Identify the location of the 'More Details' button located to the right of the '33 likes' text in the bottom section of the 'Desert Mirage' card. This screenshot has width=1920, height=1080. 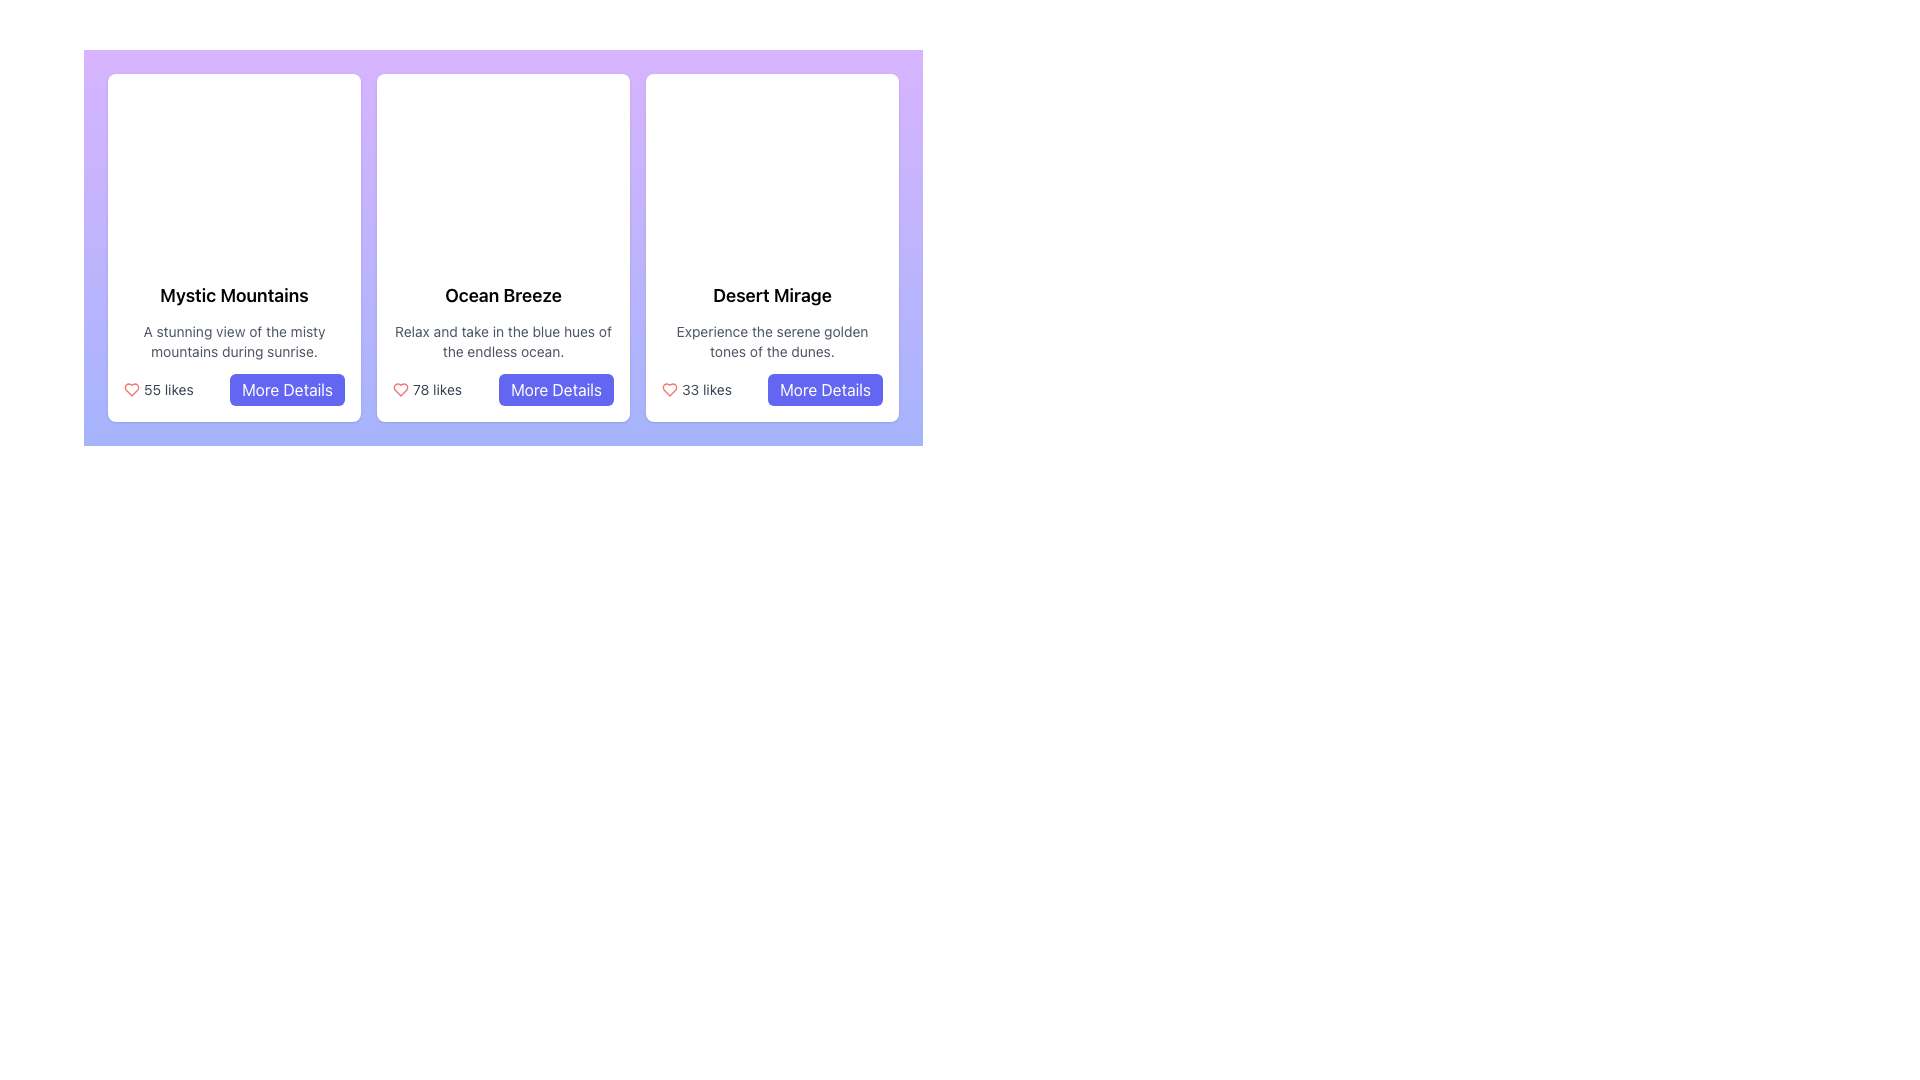
(771, 389).